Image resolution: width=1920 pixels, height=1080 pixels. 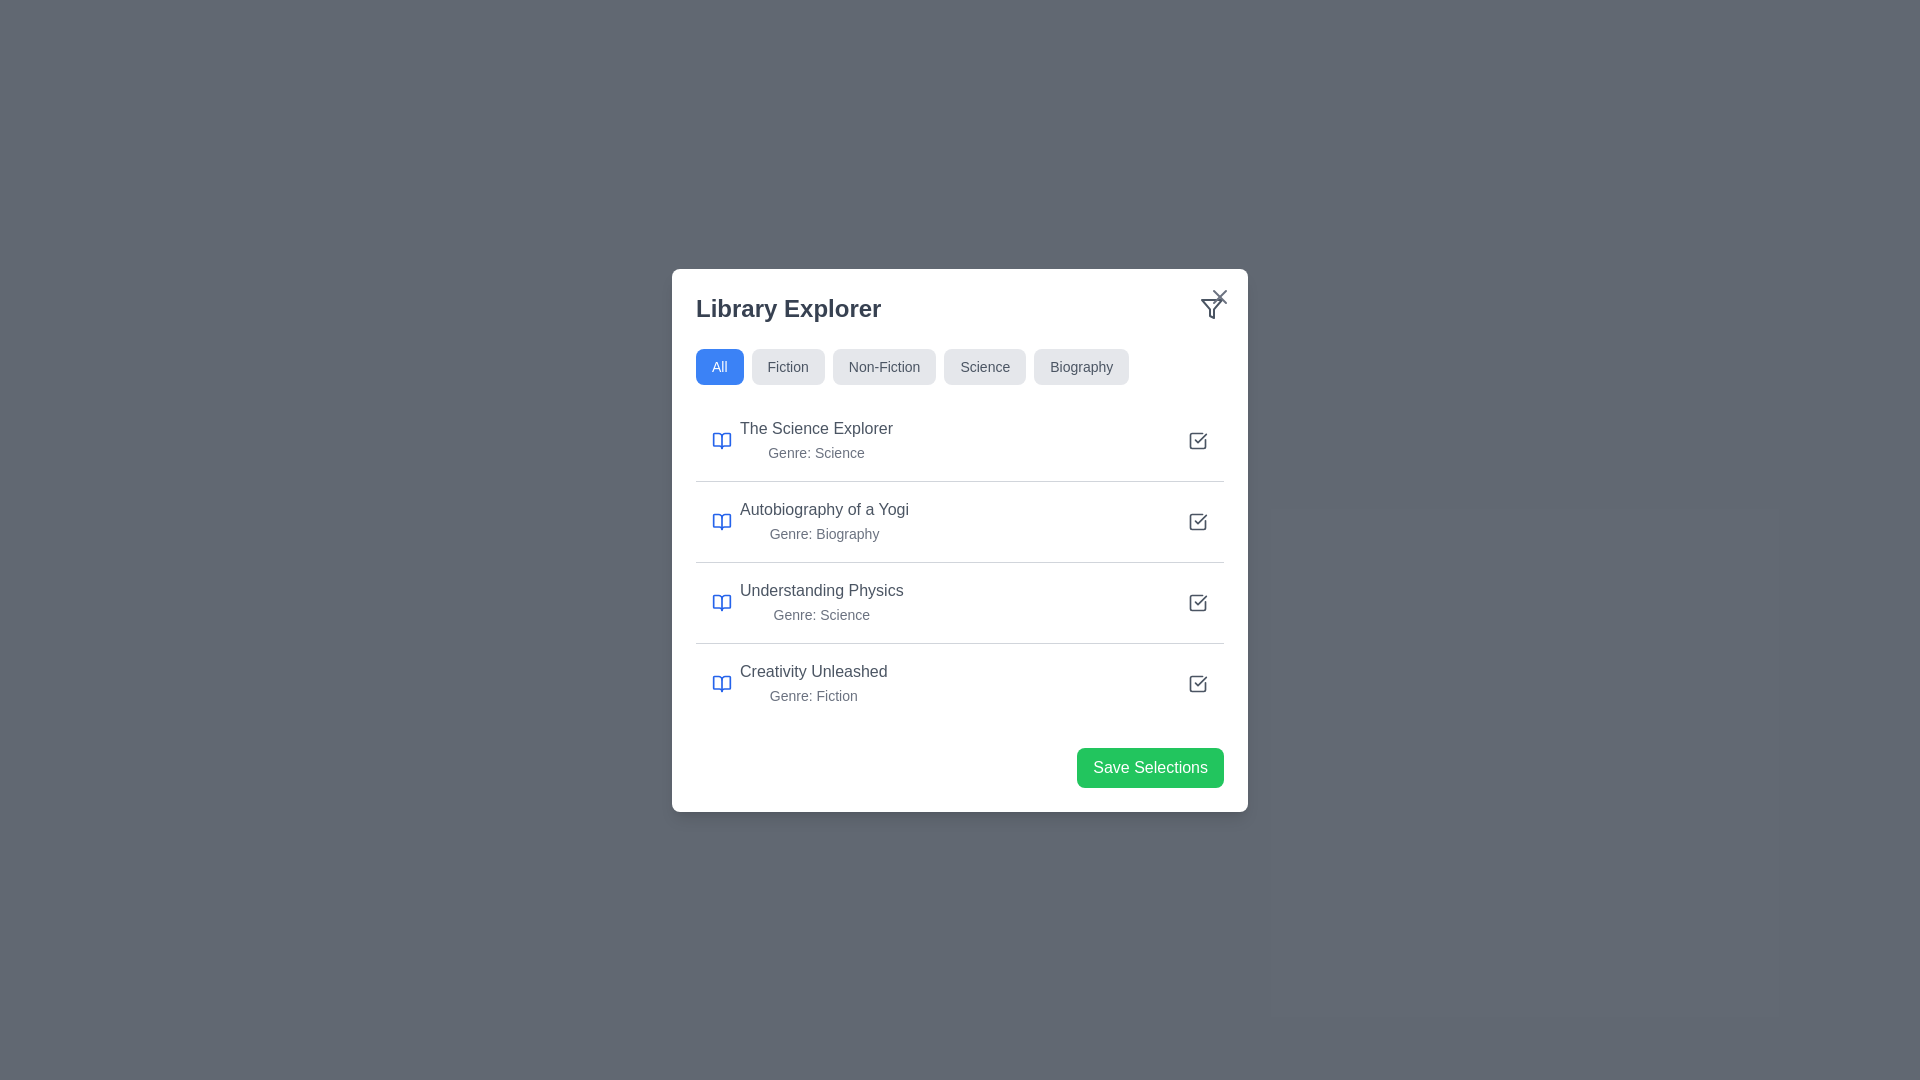 What do you see at coordinates (821, 601) in the screenshot?
I see `the text block labeled 'Understanding Physics' in the Library Explorer` at bounding box center [821, 601].